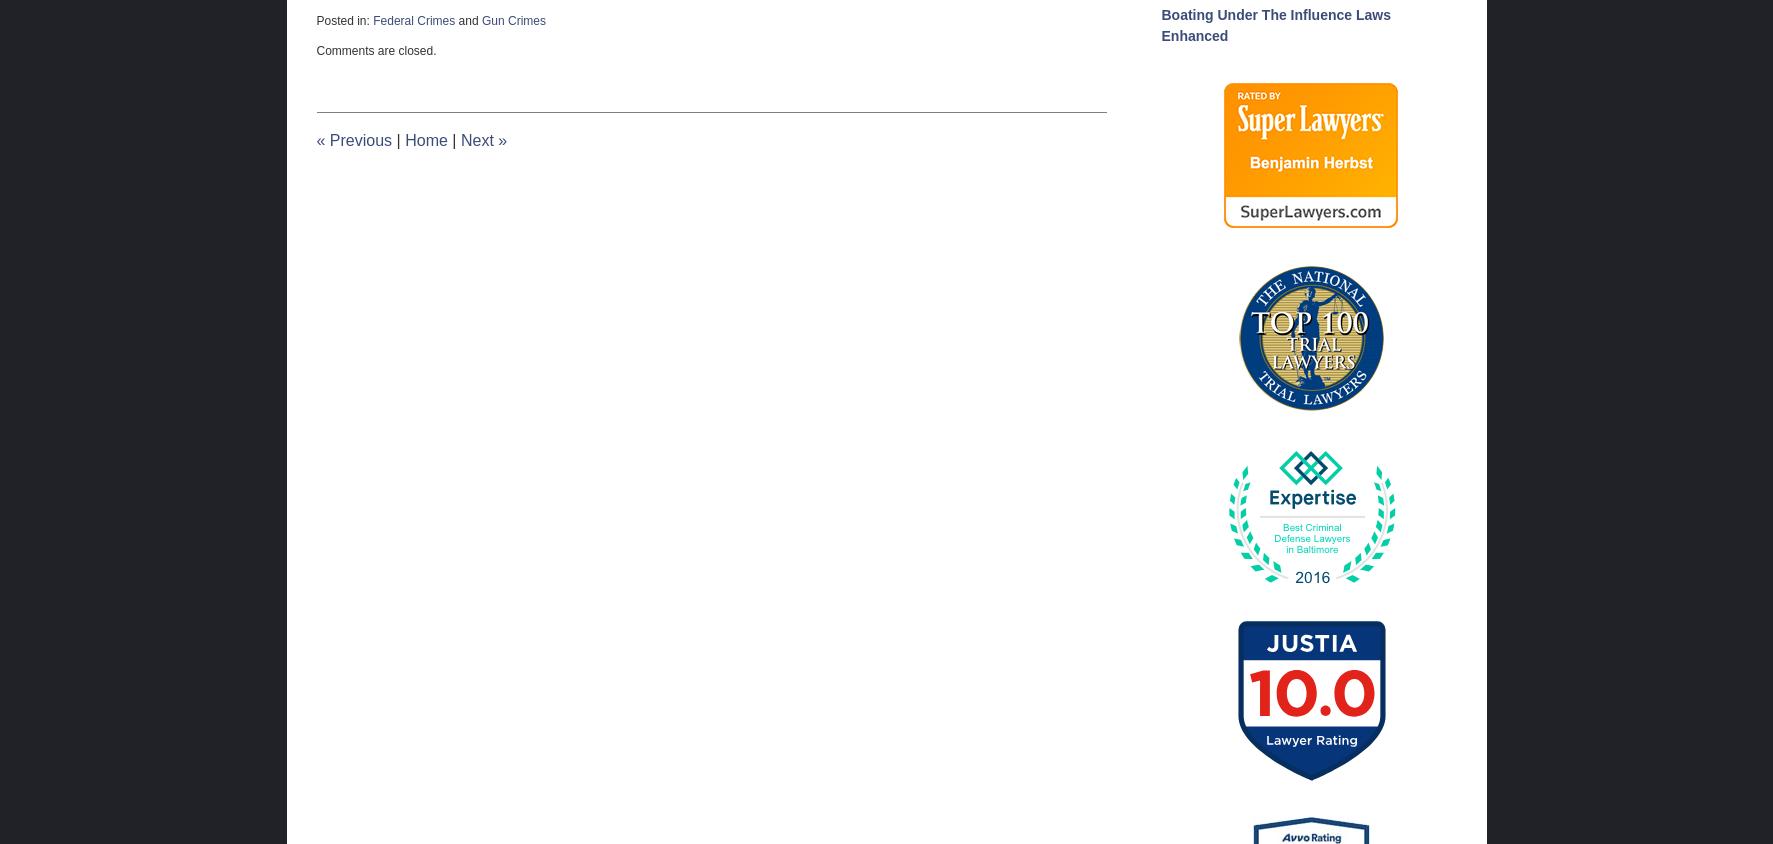 The width and height of the screenshot is (1773, 844). Describe the element at coordinates (512, 19) in the screenshot. I see `'Gun Crimes'` at that location.